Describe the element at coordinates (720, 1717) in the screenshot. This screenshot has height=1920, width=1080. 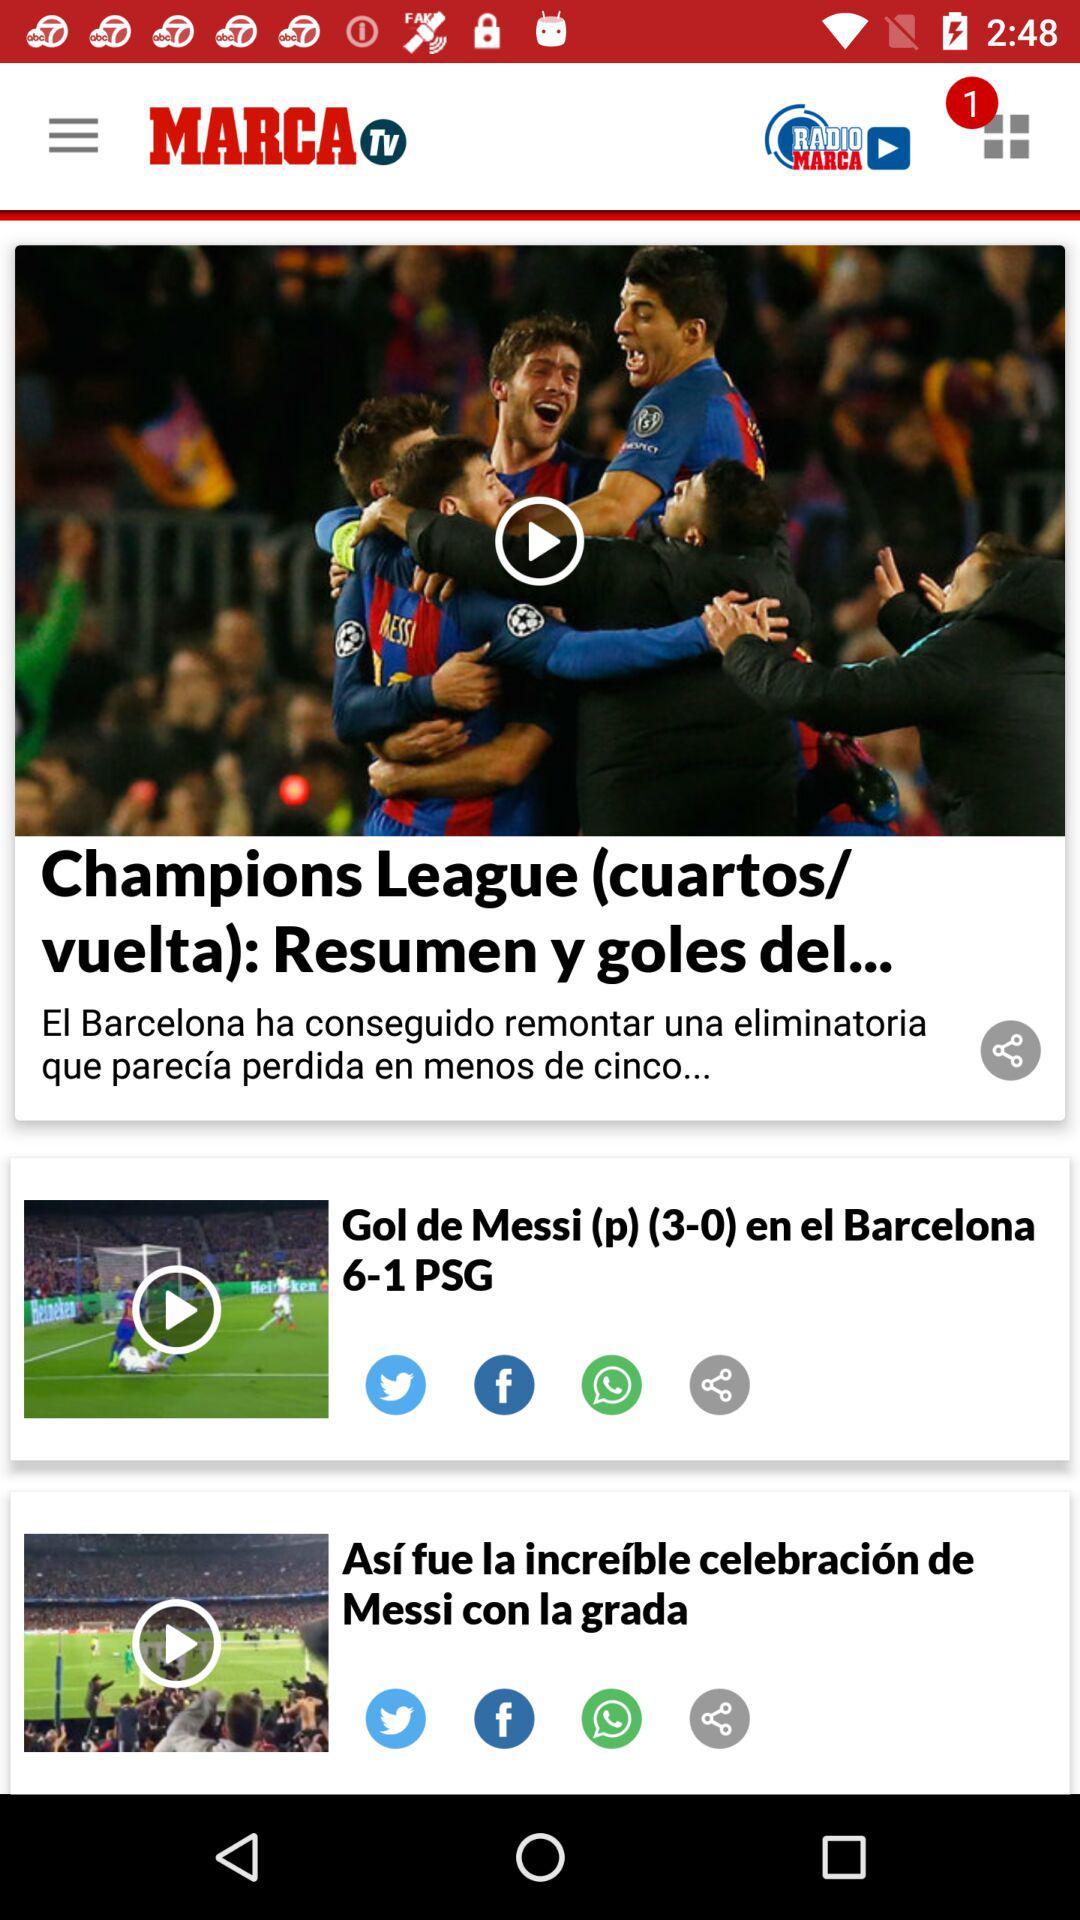
I see `share this clip` at that location.